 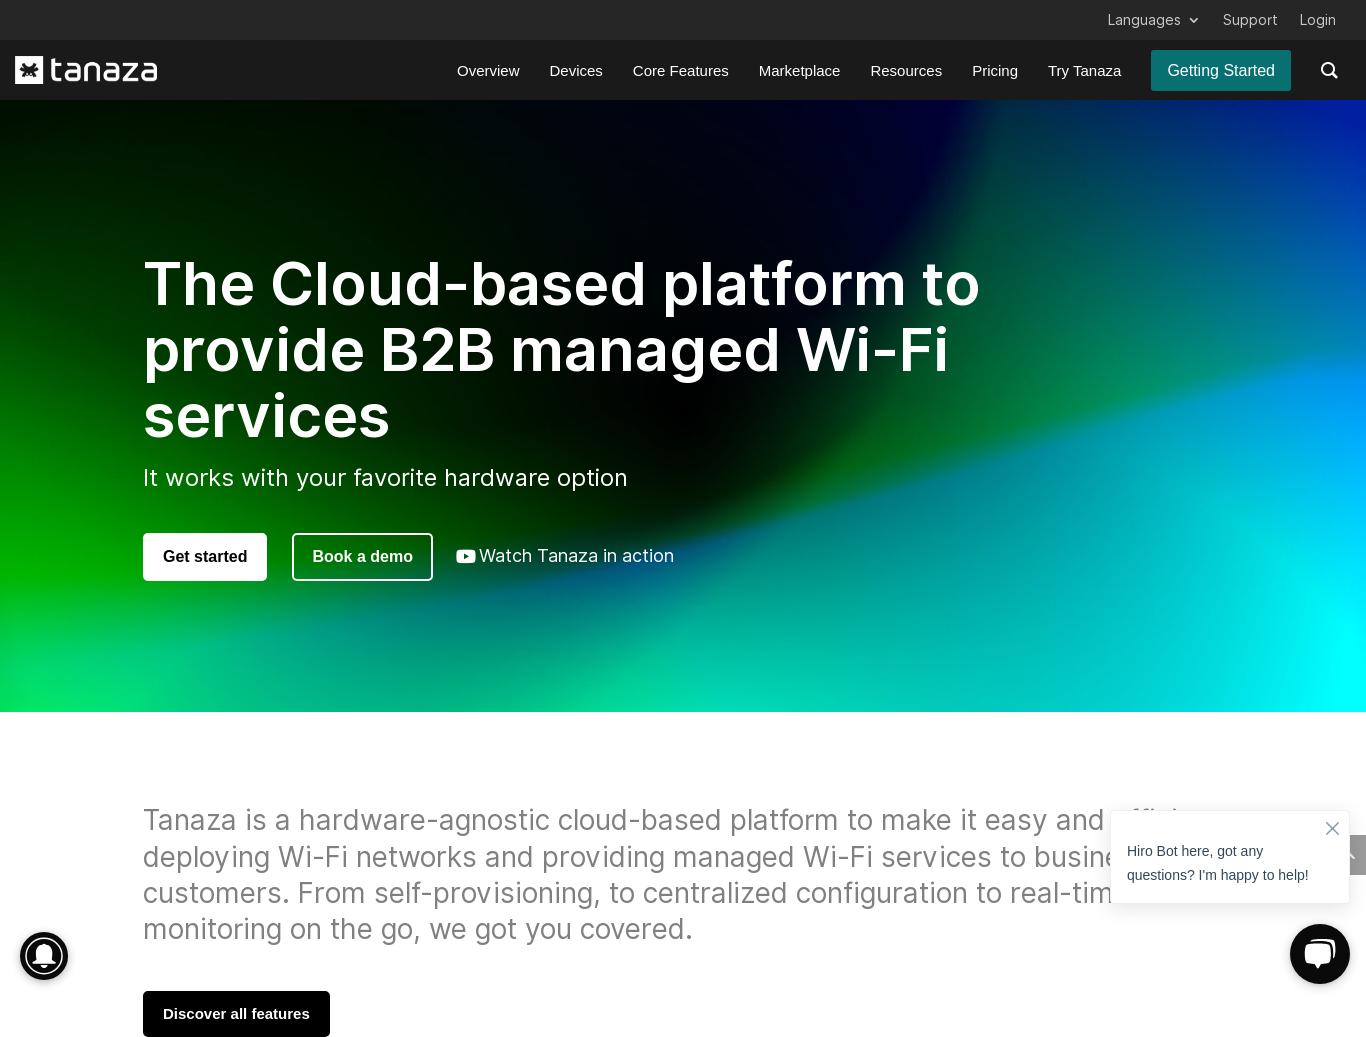 I want to click on 'Discover all features', so click(x=236, y=1012).